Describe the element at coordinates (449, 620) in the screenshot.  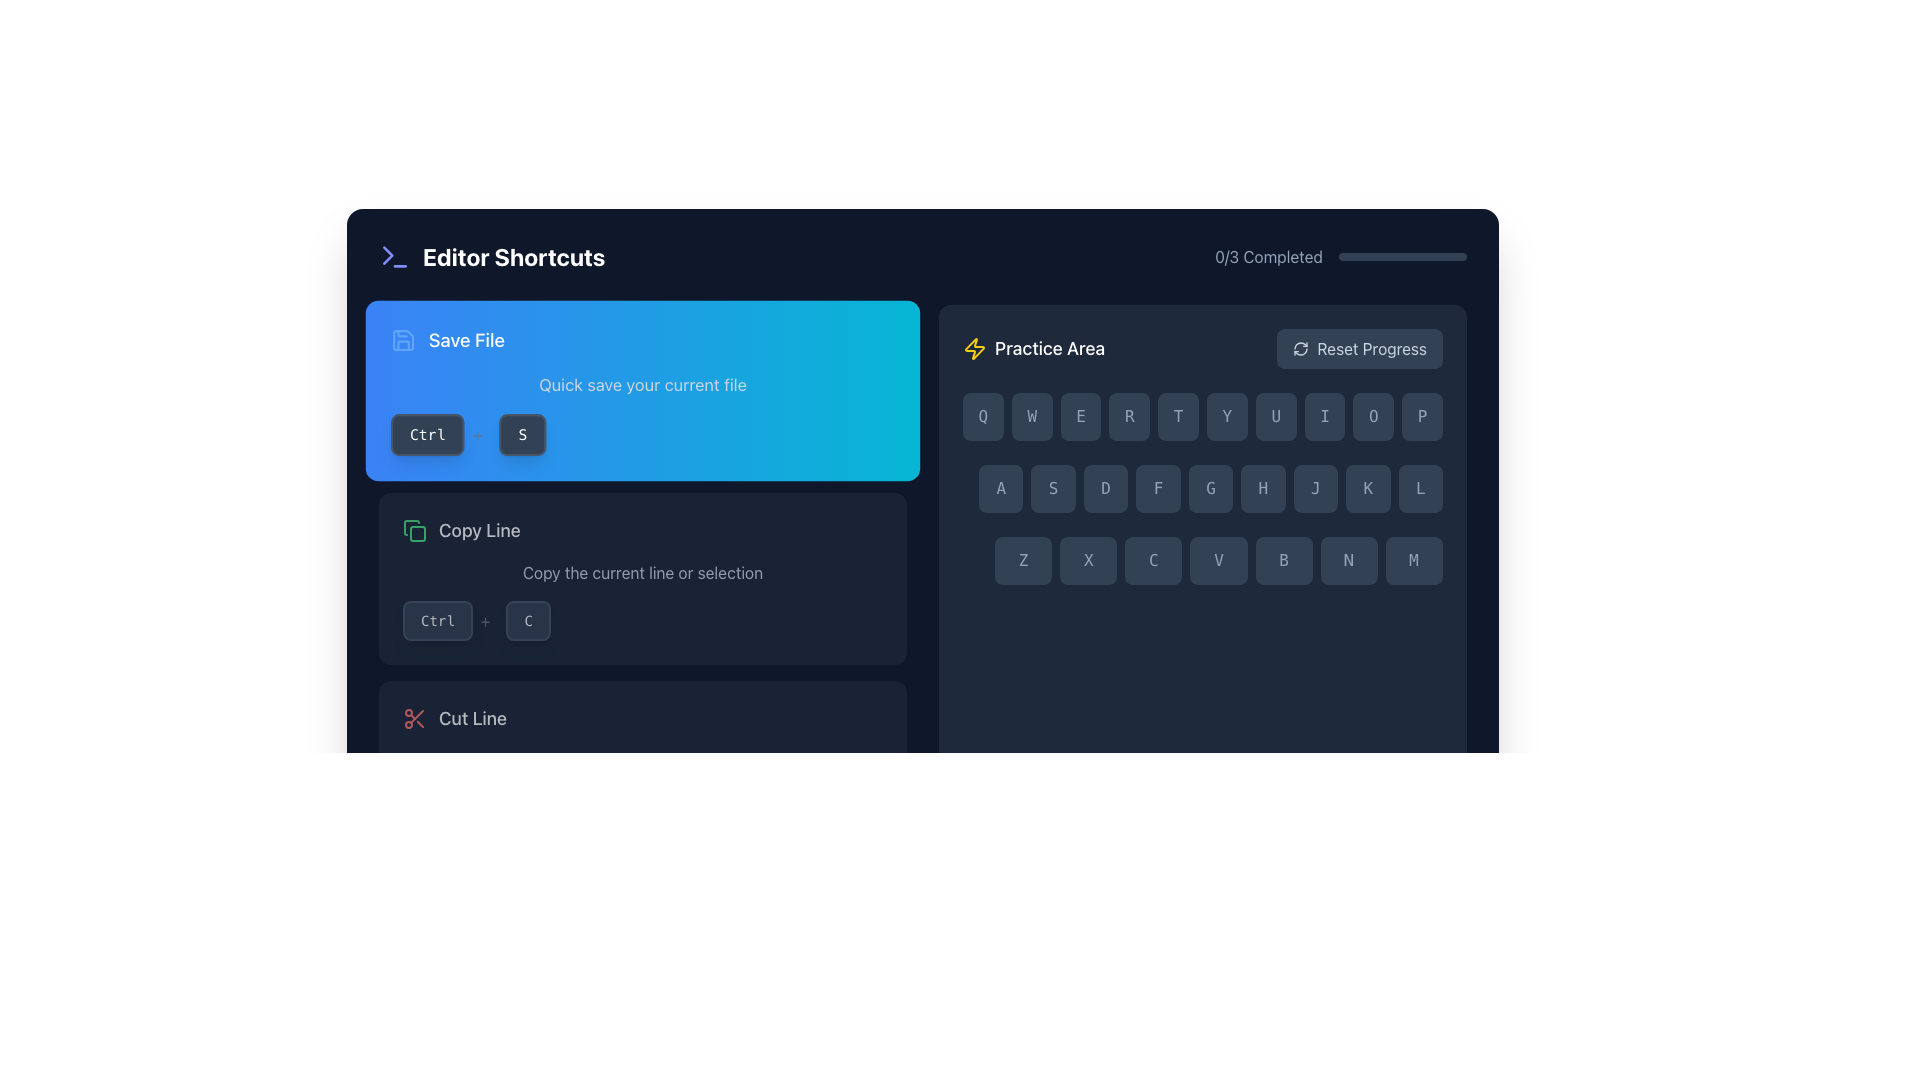
I see `contents of the Composite text element displaying 'Ctrl+' in the 'Copy Line' section, which is styled with a rounded box and a dark background` at that location.